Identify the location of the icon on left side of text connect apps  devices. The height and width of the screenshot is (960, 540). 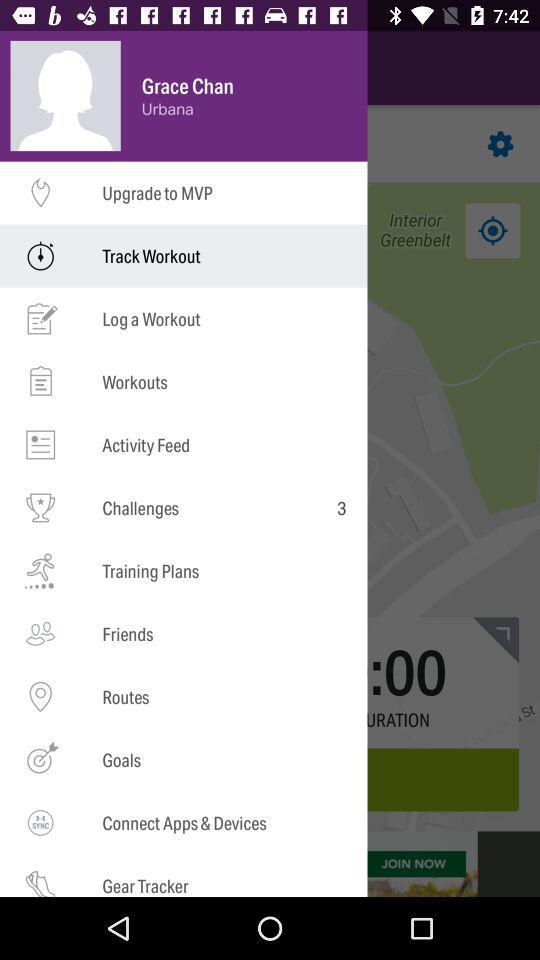
(40, 823).